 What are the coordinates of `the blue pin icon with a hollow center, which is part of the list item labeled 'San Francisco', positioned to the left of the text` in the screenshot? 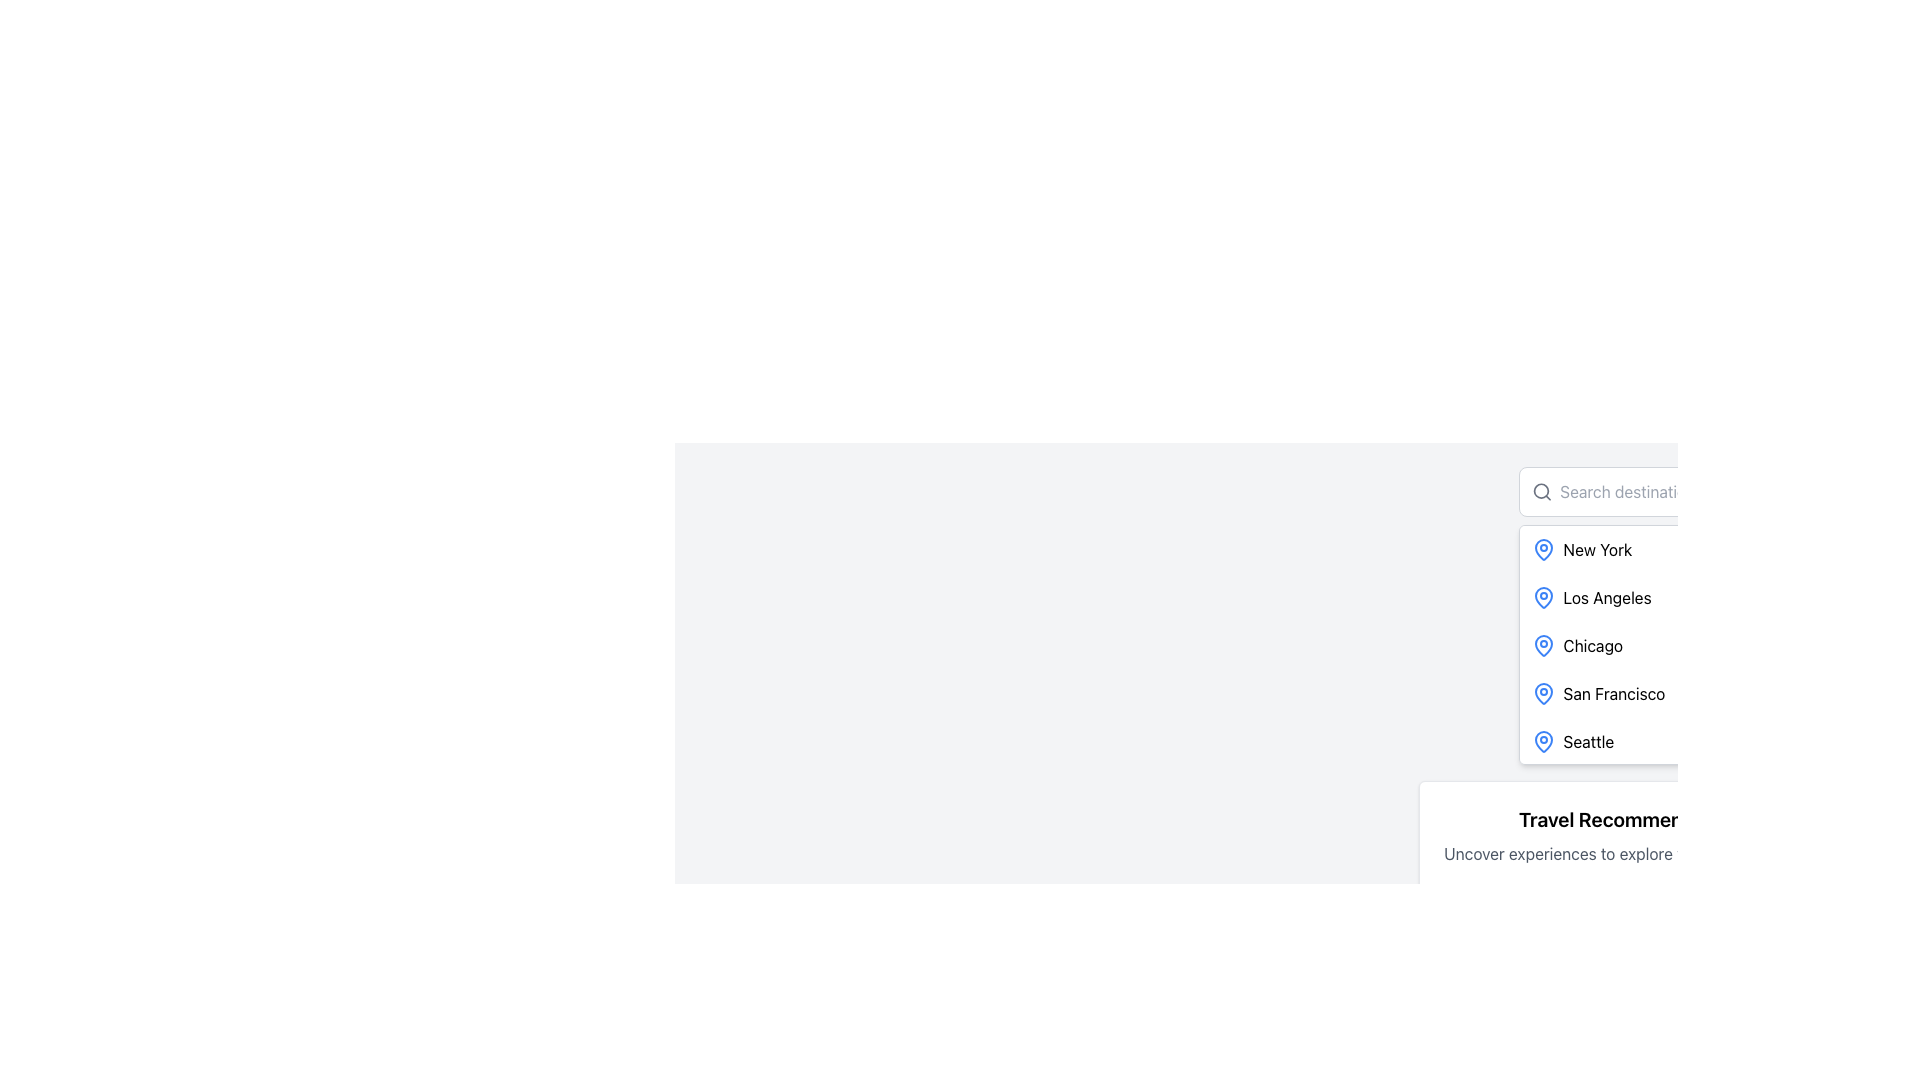 It's located at (1542, 693).